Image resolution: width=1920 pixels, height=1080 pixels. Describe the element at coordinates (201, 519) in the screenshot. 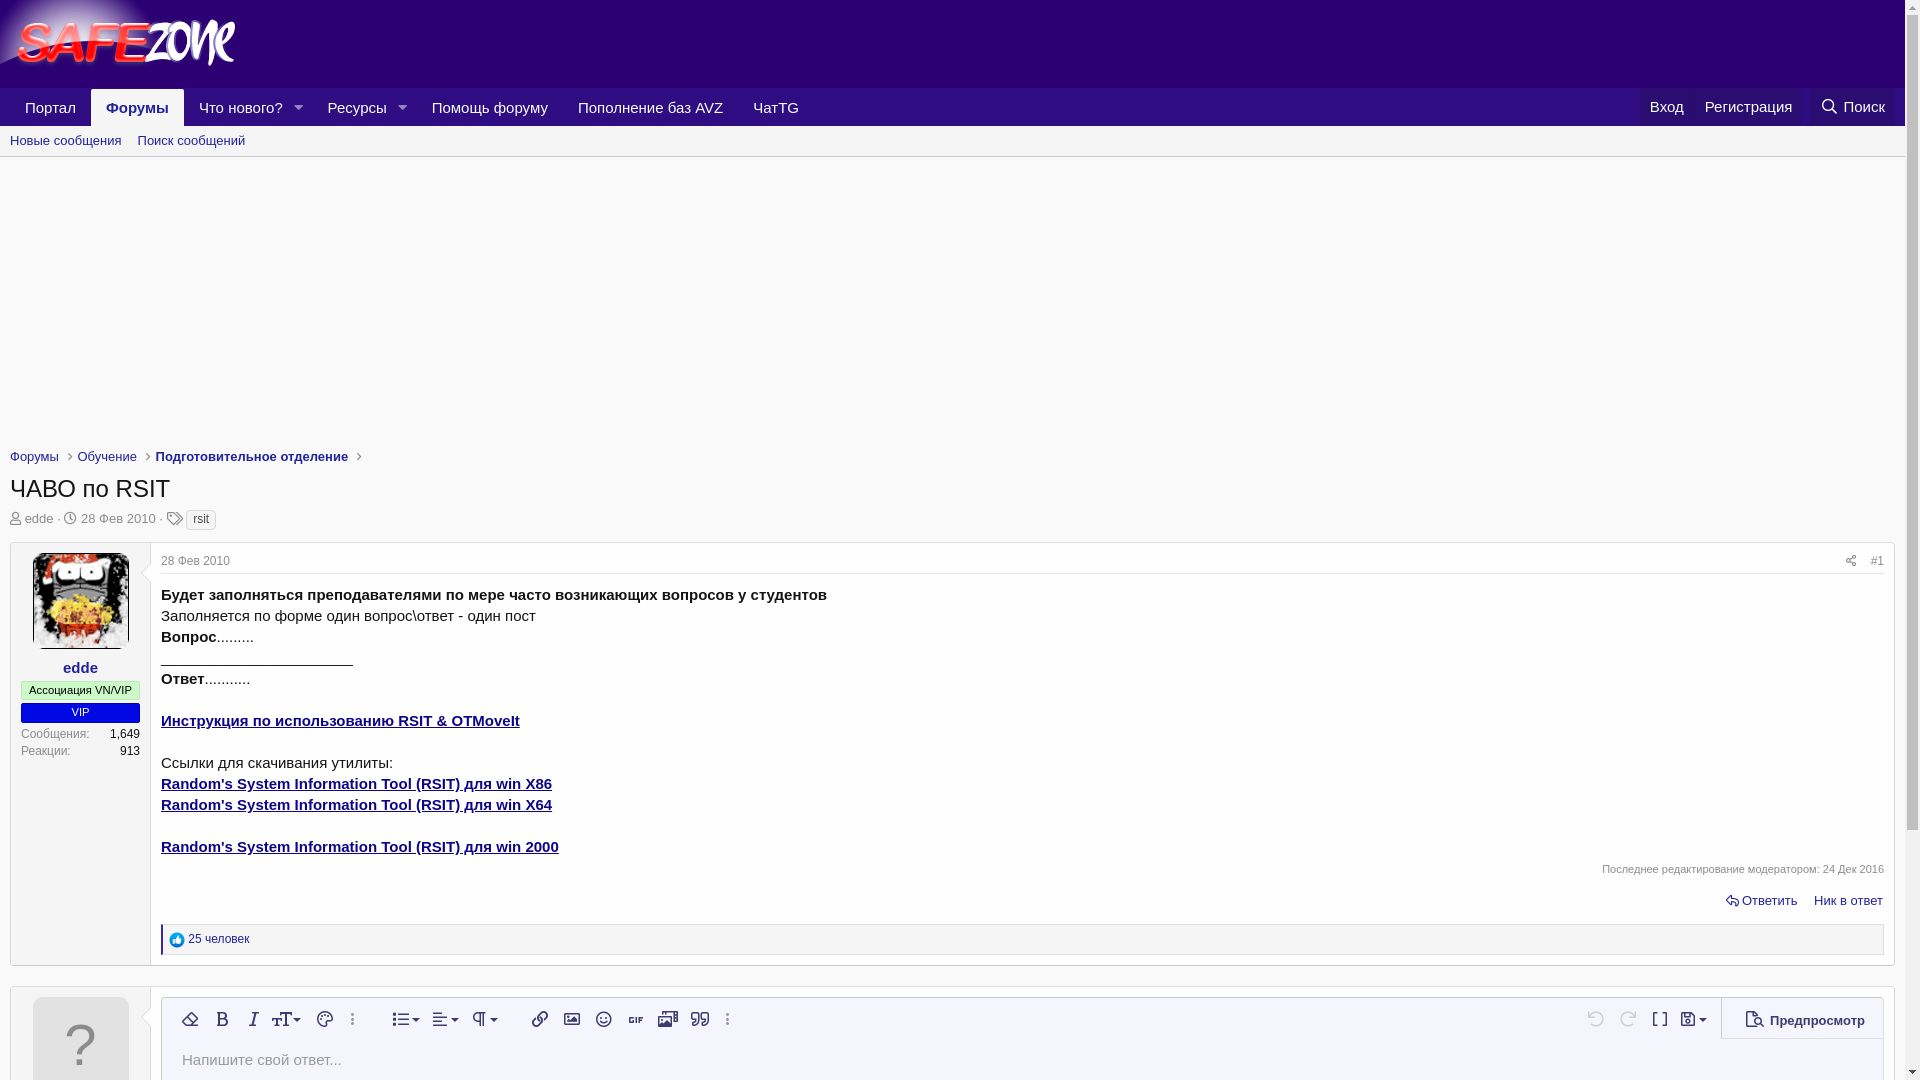

I see `'rsit'` at that location.